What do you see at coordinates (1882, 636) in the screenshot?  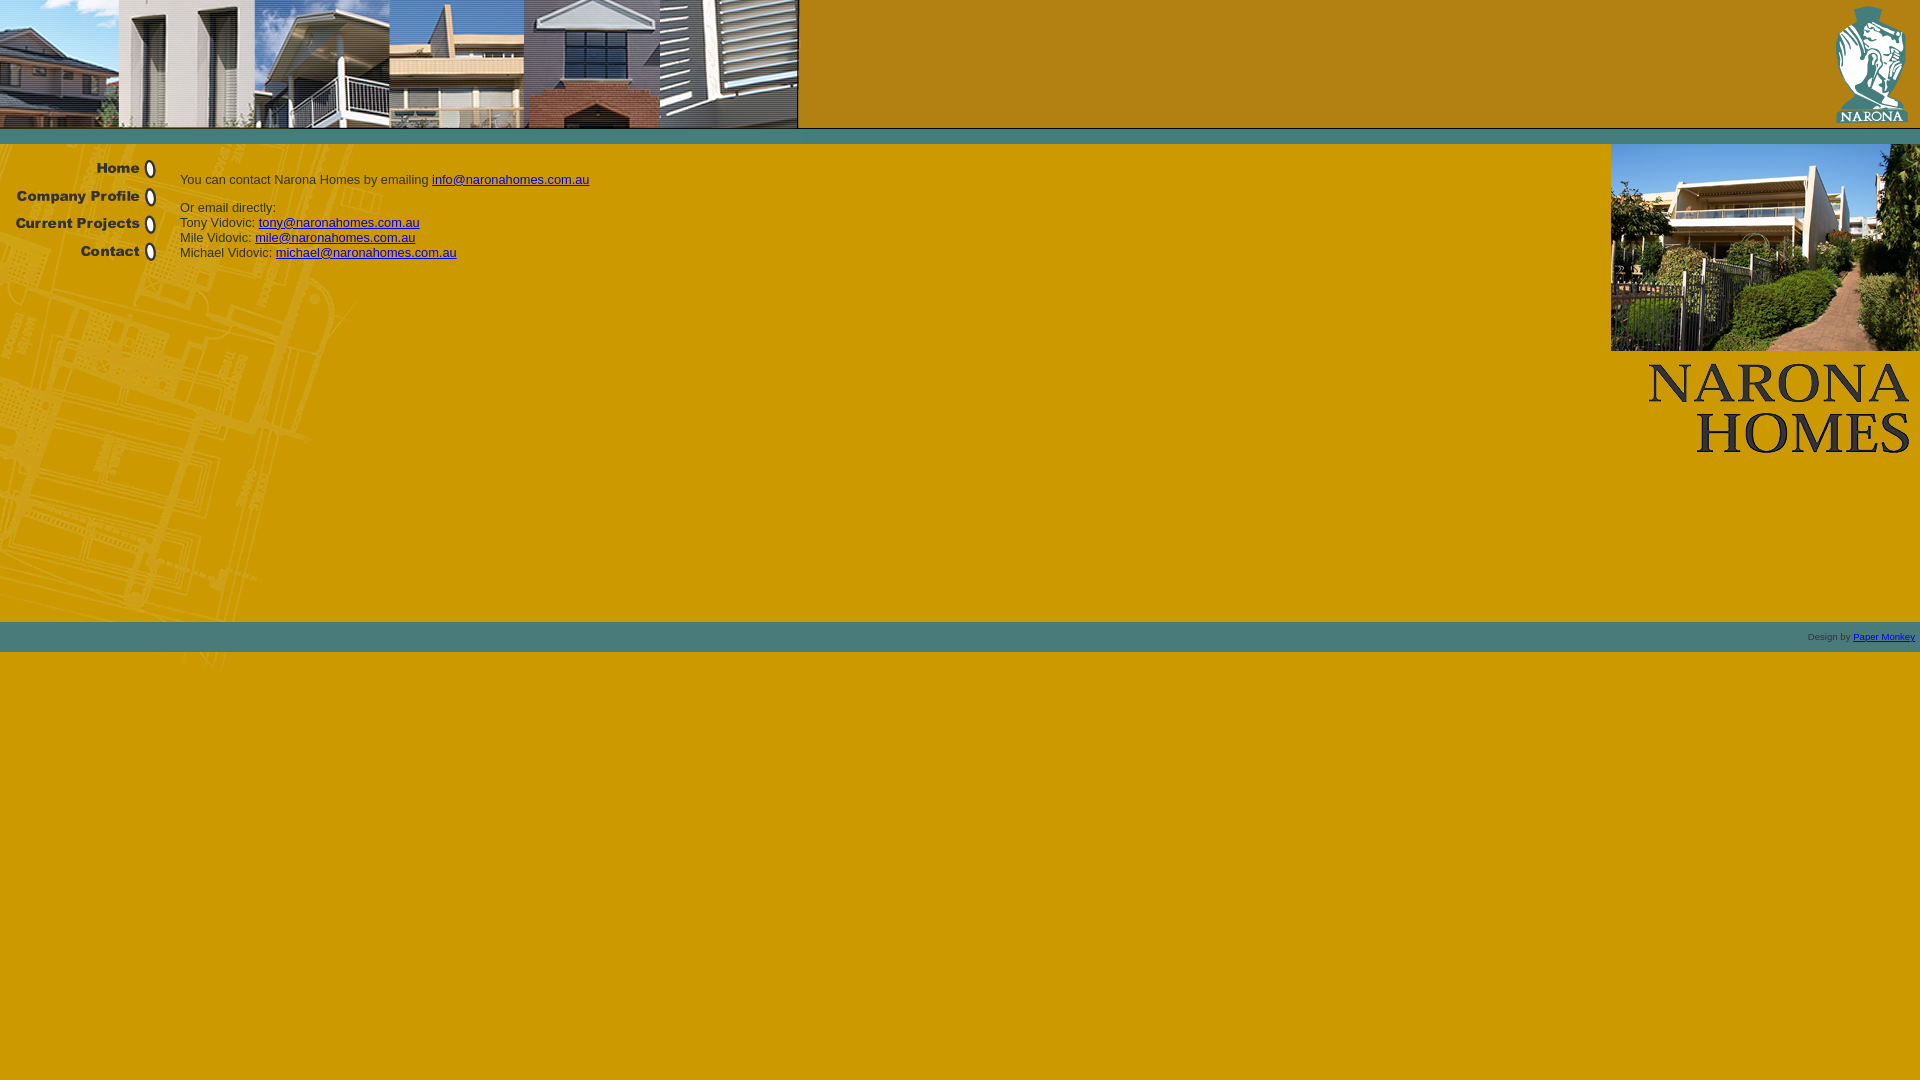 I see `'Paper Monkey'` at bounding box center [1882, 636].